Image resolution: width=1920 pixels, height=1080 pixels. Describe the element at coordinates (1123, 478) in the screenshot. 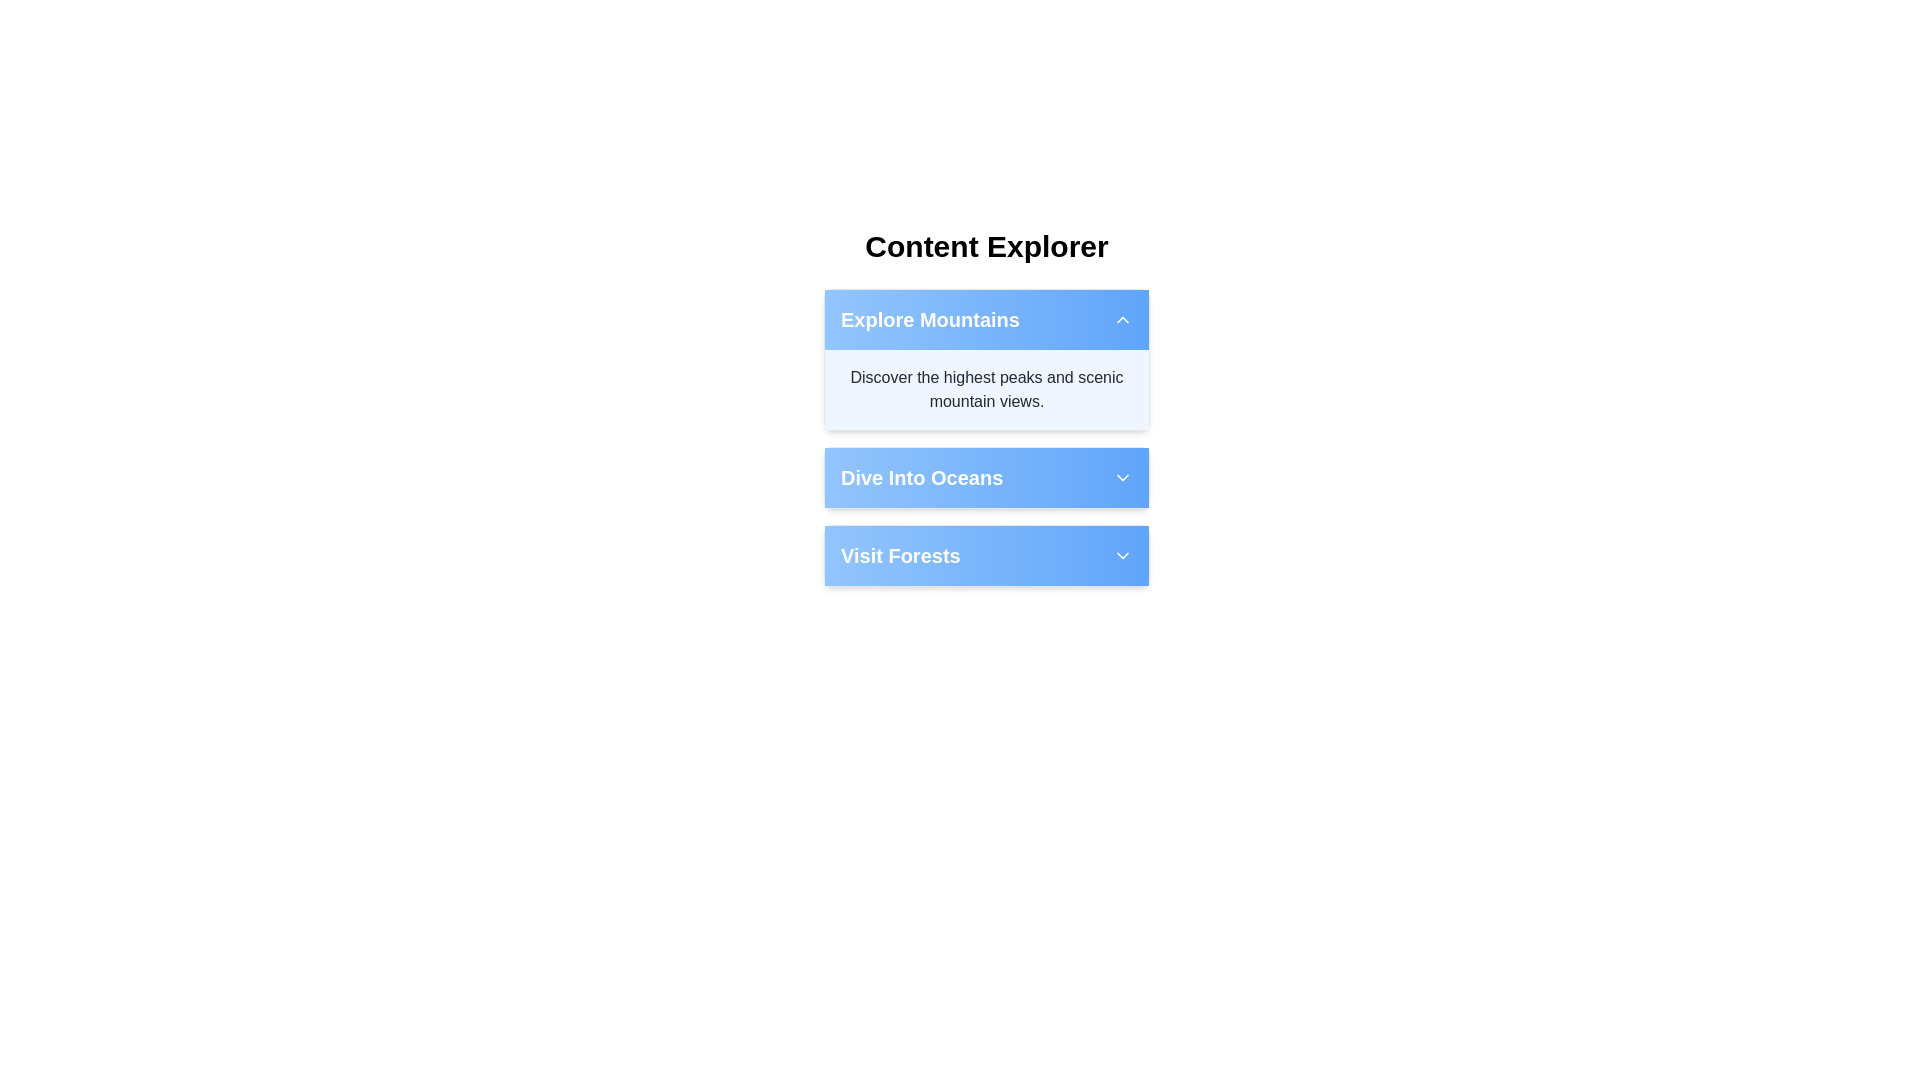

I see `the icon located on the right side of the 'Dive Into Oceans' section` at that location.